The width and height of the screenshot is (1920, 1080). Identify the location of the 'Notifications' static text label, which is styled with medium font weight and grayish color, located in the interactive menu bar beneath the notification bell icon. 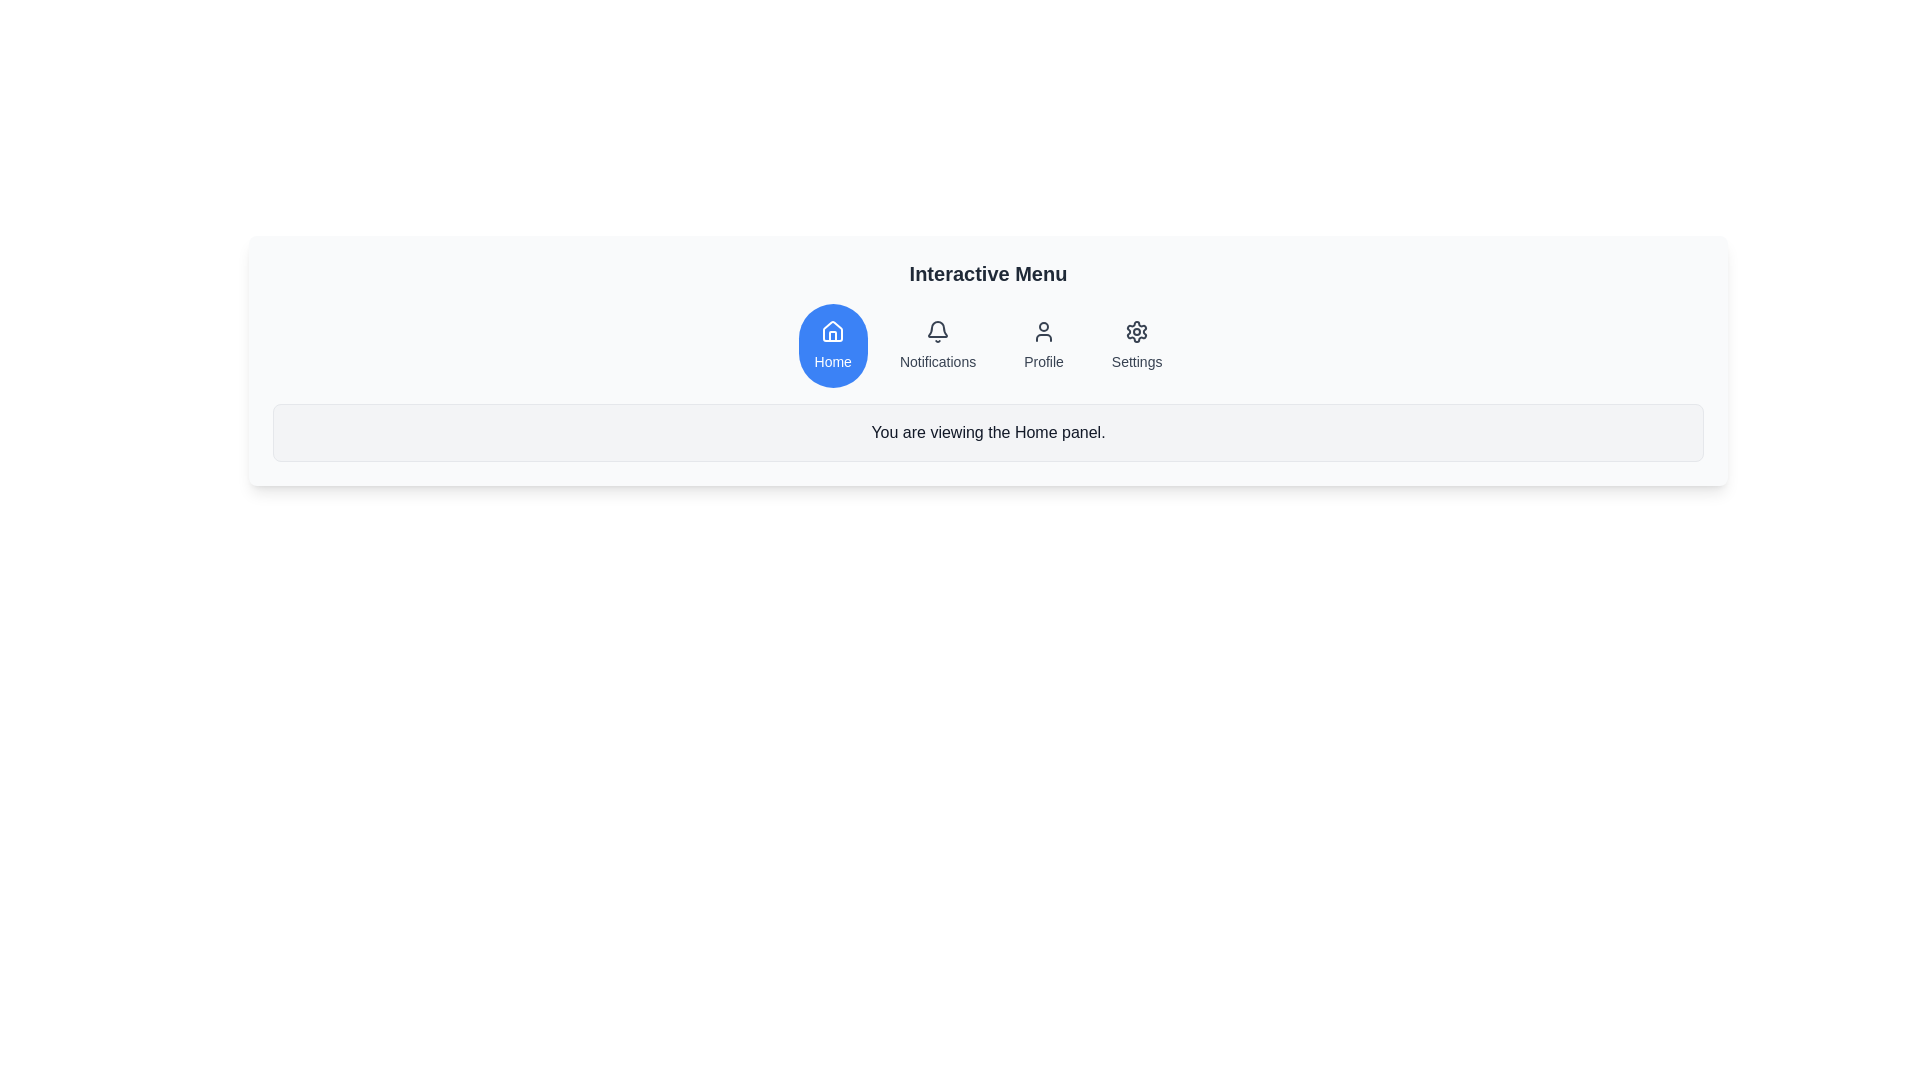
(937, 362).